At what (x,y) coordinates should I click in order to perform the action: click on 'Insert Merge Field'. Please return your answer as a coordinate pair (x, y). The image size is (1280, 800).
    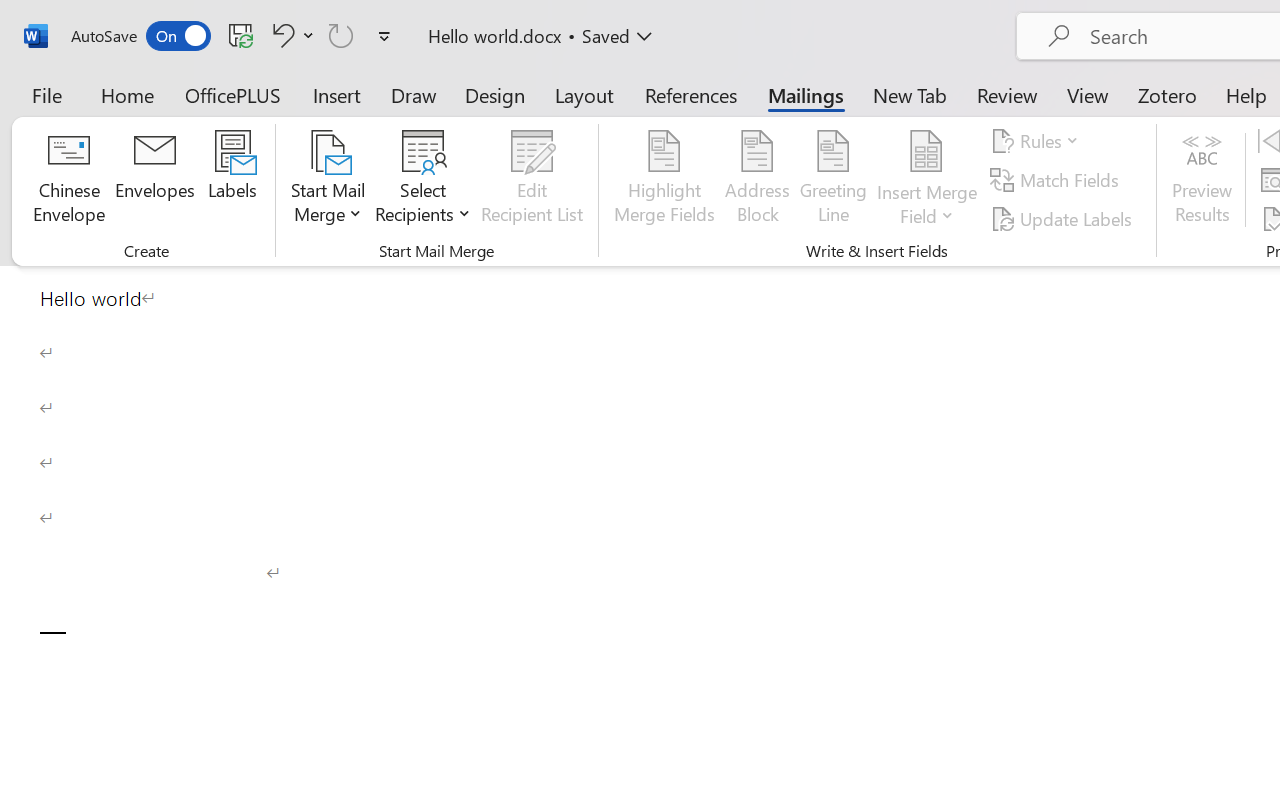
    Looking at the image, I should click on (926, 179).